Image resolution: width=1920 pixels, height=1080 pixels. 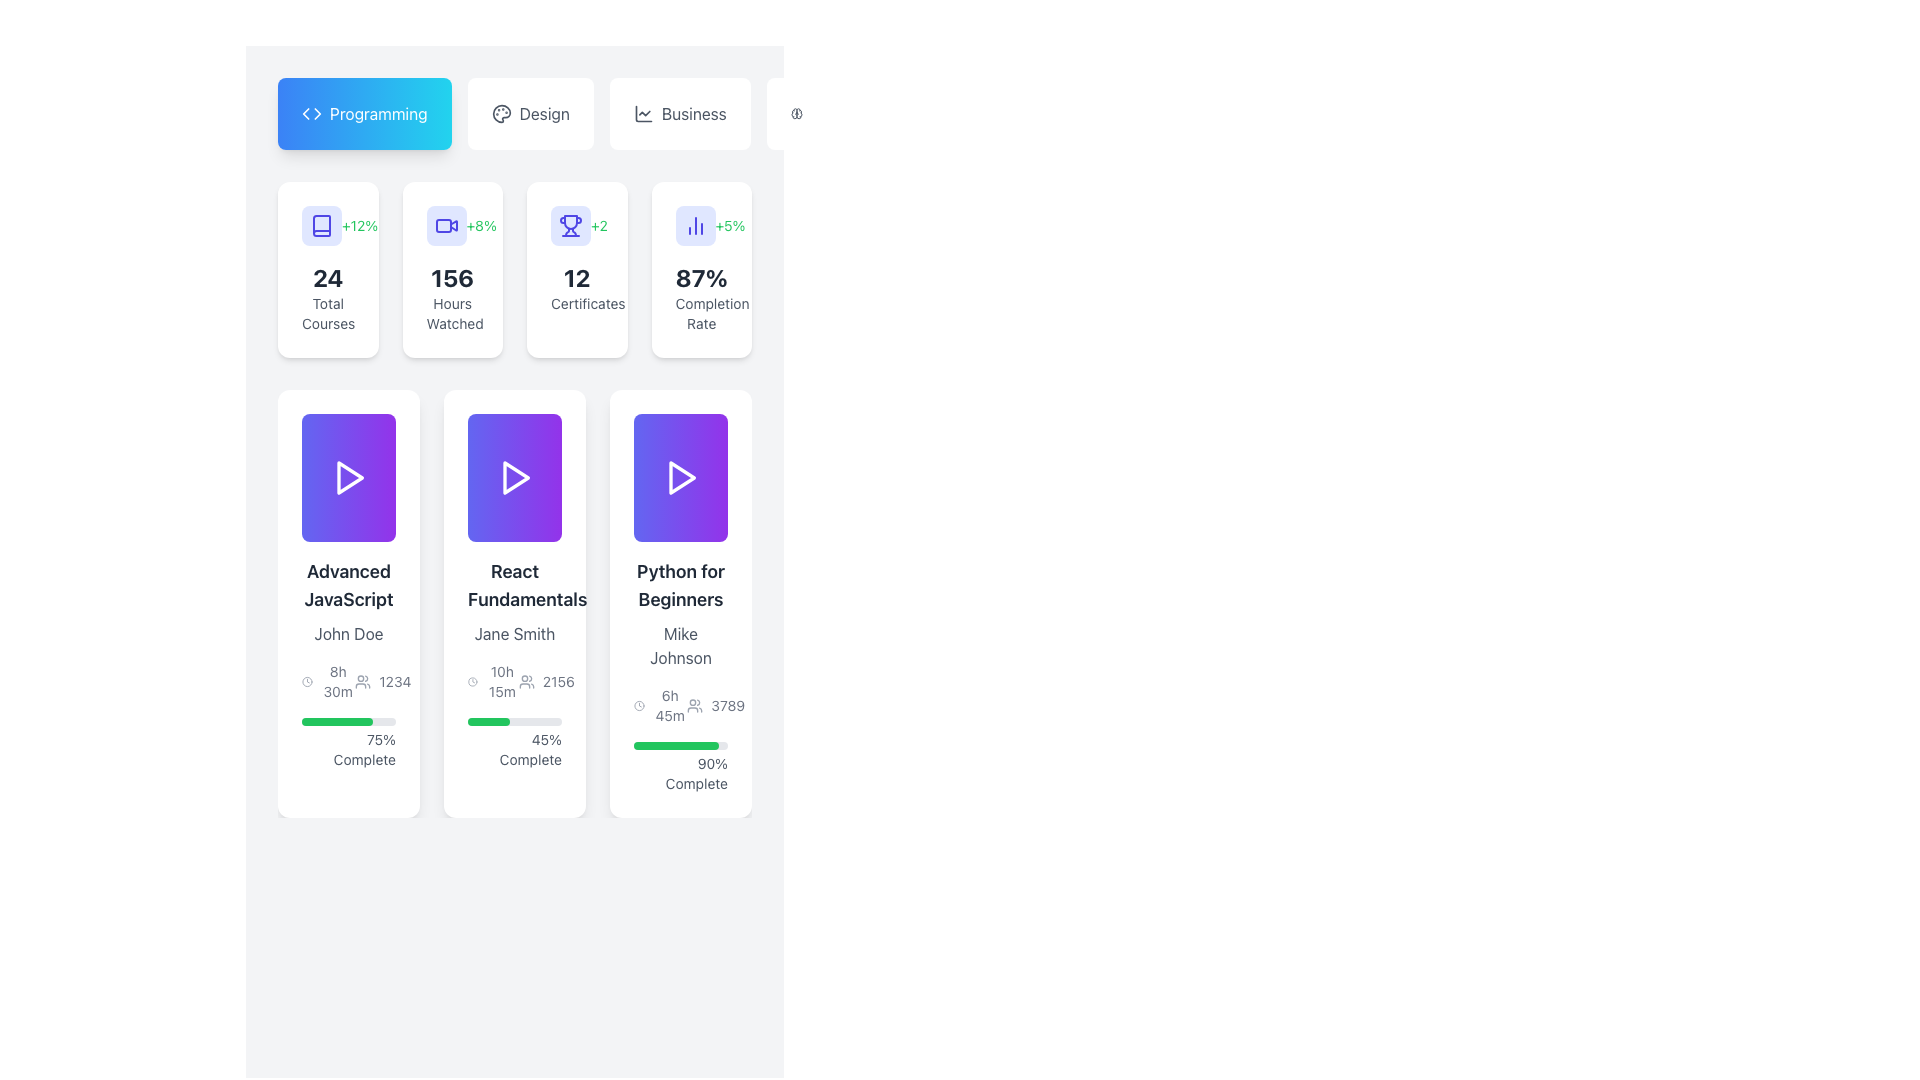 What do you see at coordinates (306, 681) in the screenshot?
I see `the circular graphic element that is part of the clock icon, styled with a stroke and no fill` at bounding box center [306, 681].